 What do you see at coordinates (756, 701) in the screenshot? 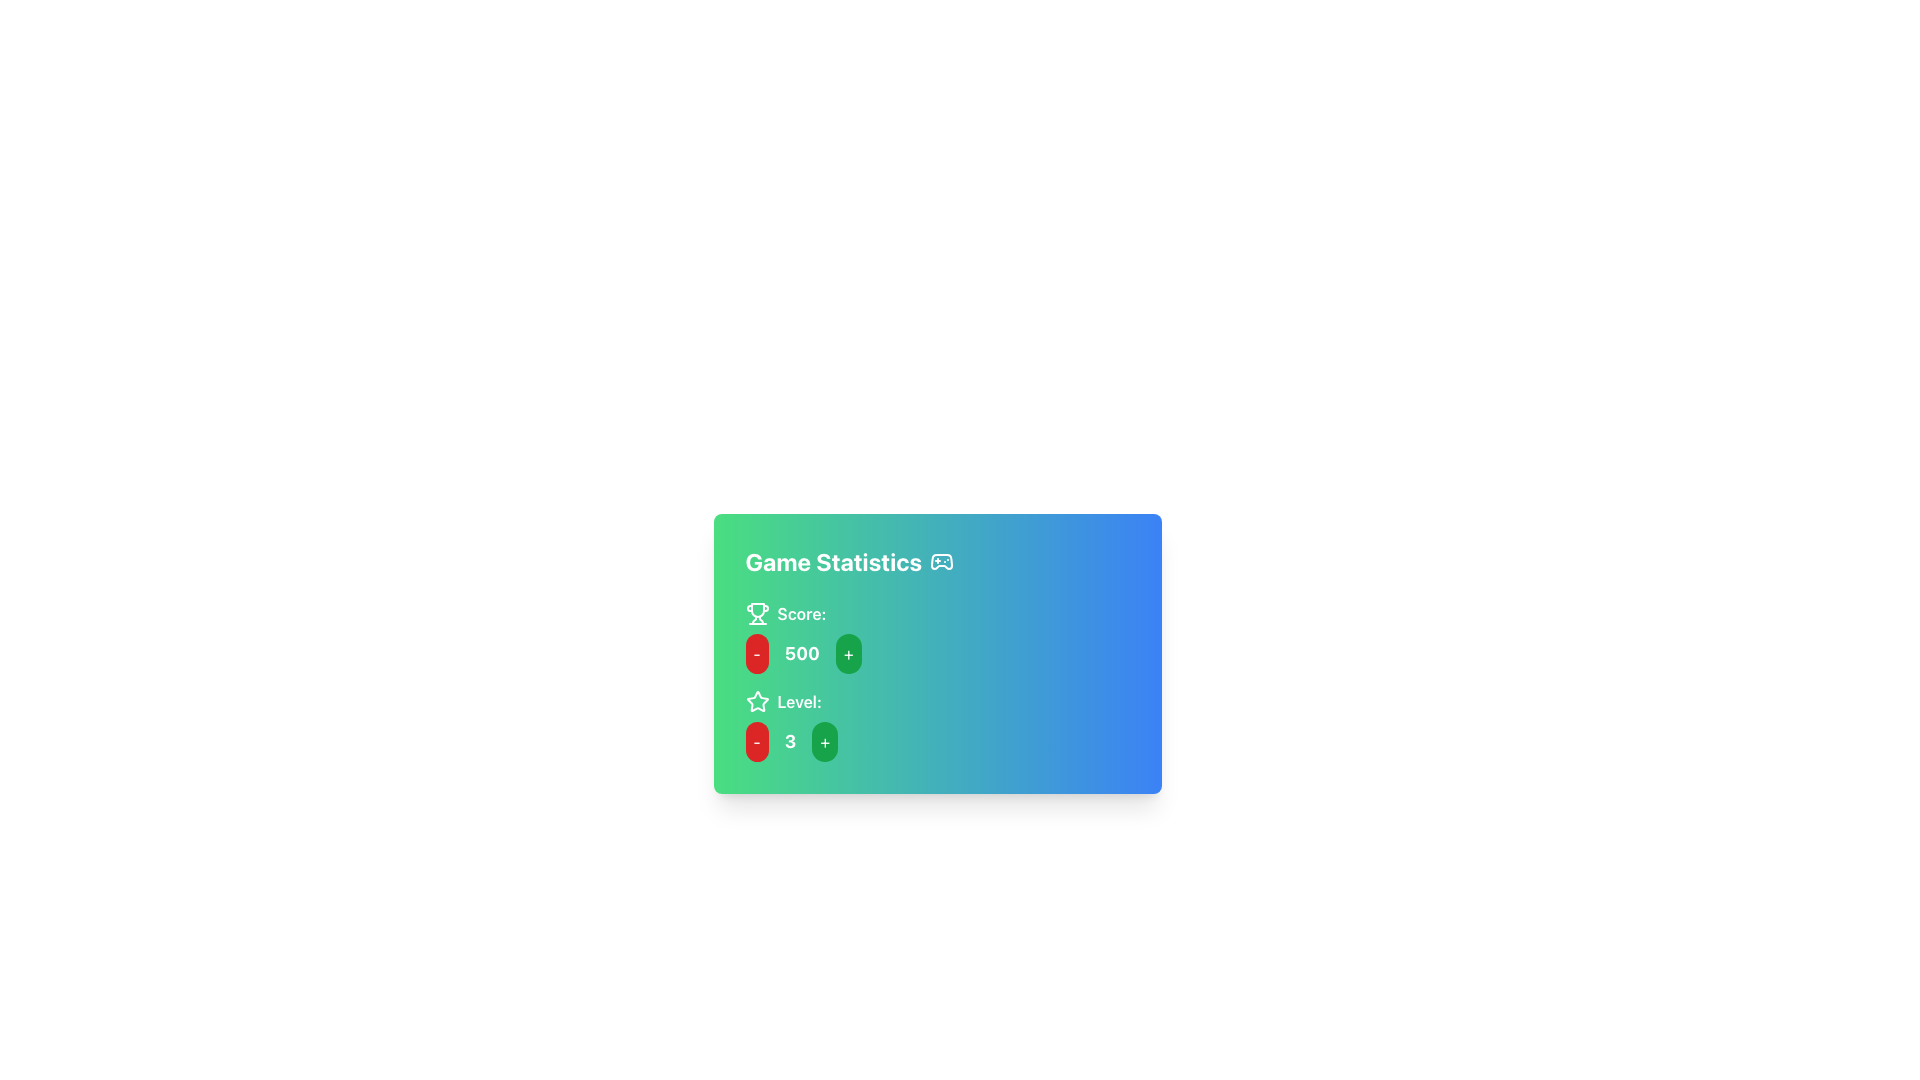
I see `the star icon located to the left of the 'Level:' label, which is styled with an outline and has a smooth, rounded design` at bounding box center [756, 701].